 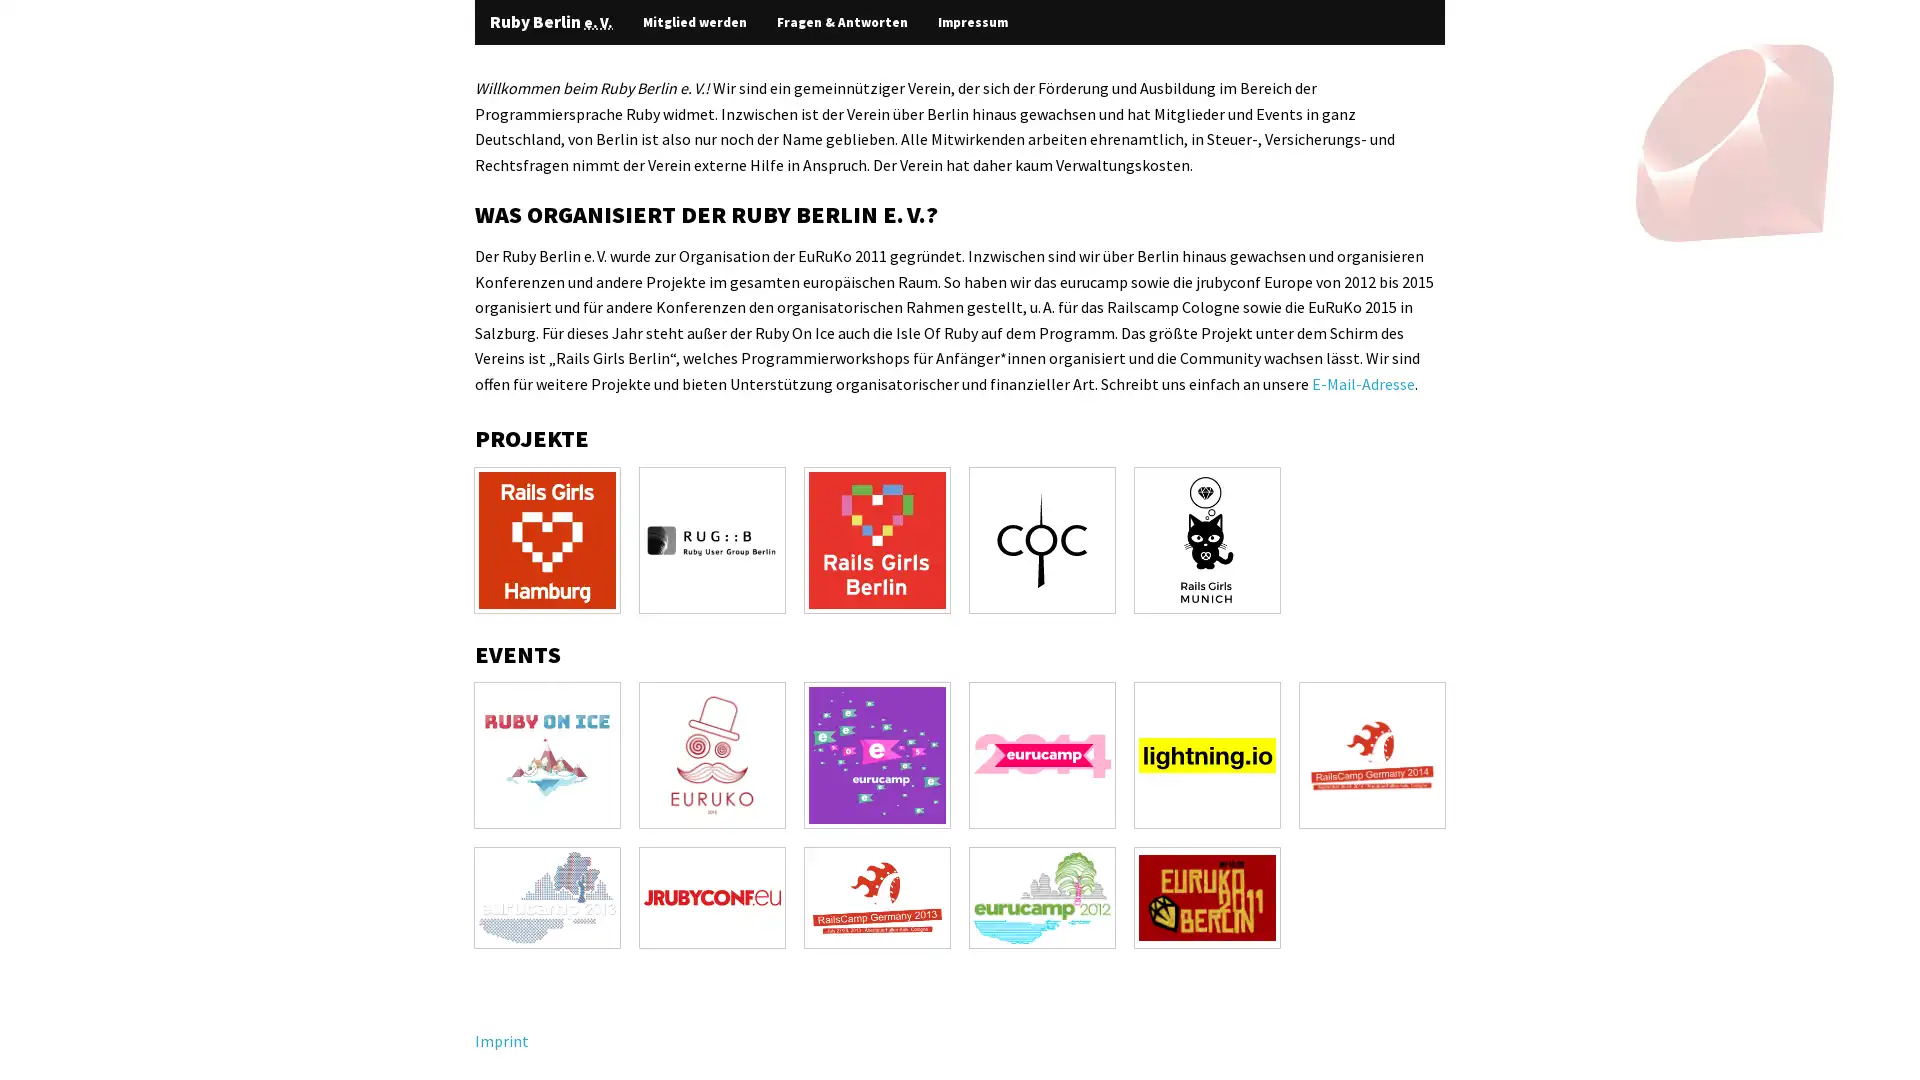 What do you see at coordinates (547, 755) in the screenshot?
I see `Rubyonice 2018` at bounding box center [547, 755].